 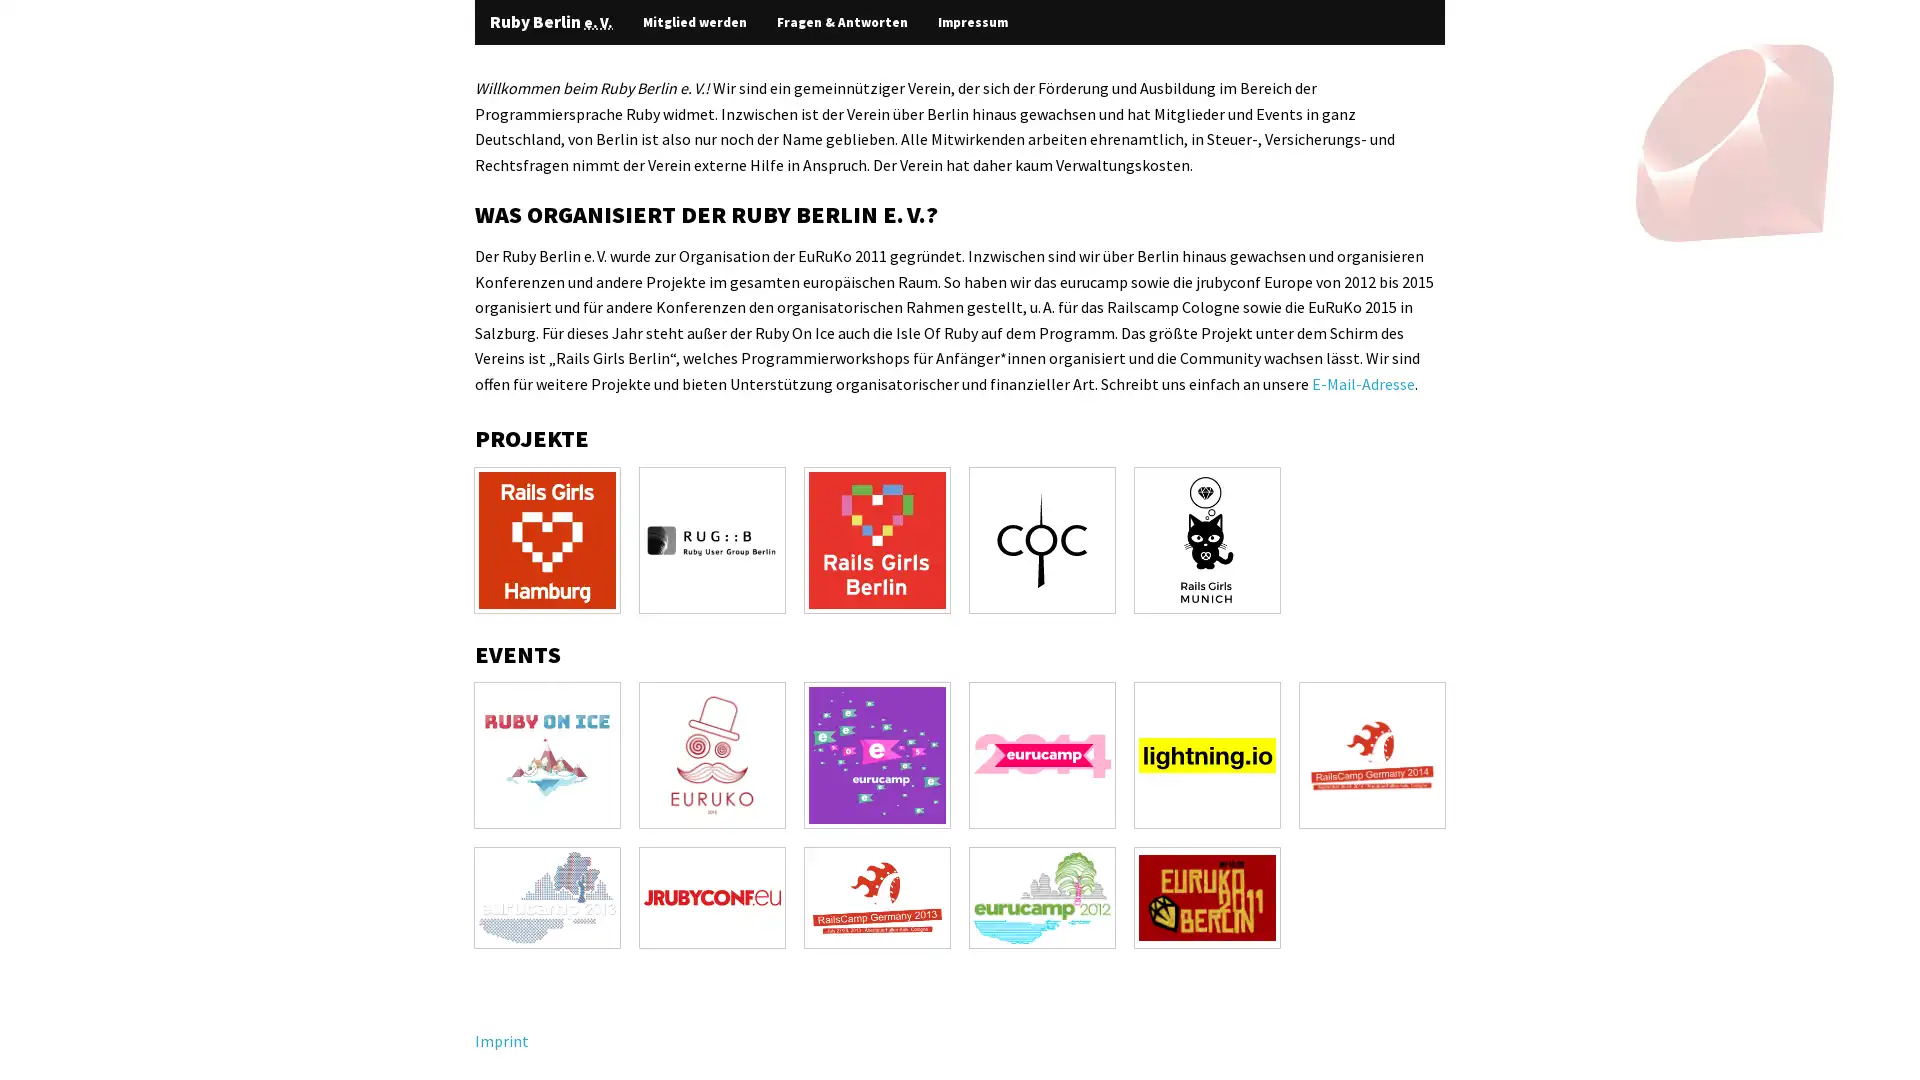 What do you see at coordinates (547, 755) in the screenshot?
I see `Rubyonice 2018` at bounding box center [547, 755].